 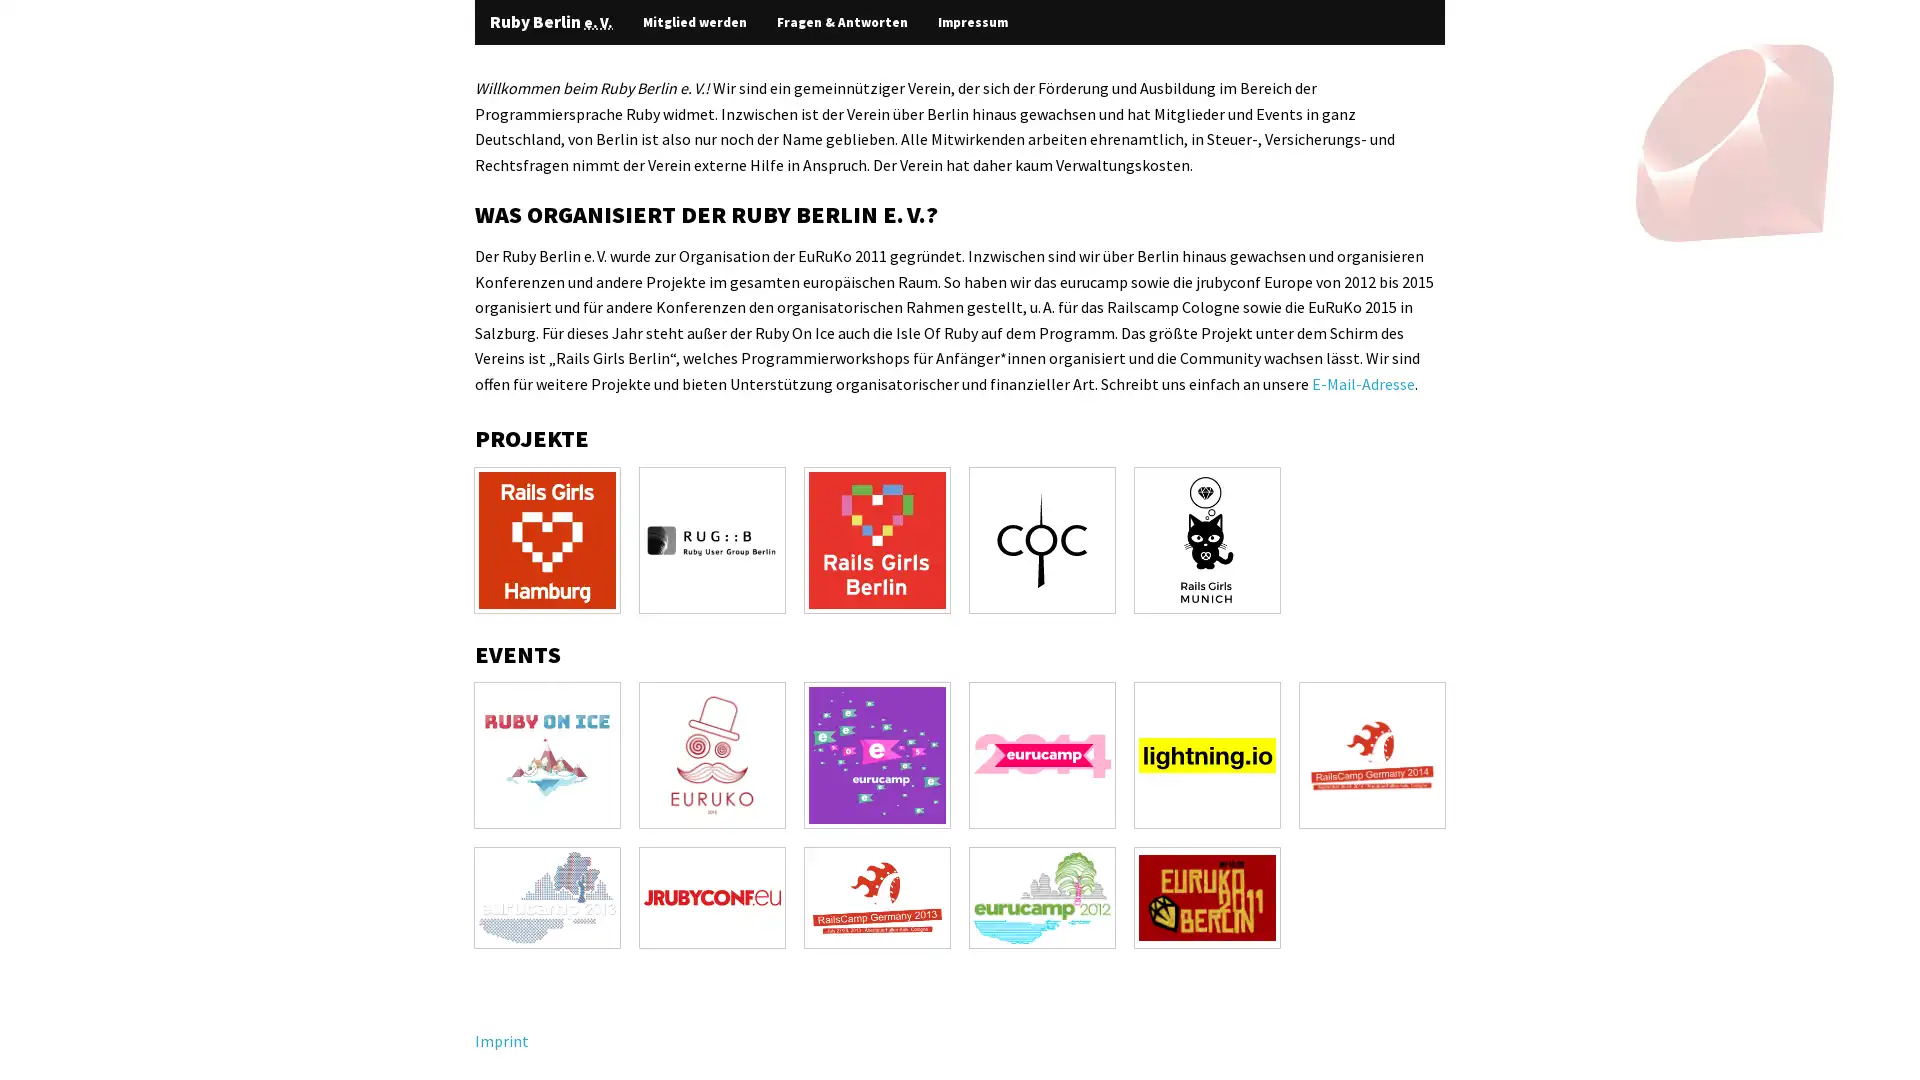 What do you see at coordinates (547, 755) in the screenshot?
I see `Rubyonice 2018` at bounding box center [547, 755].